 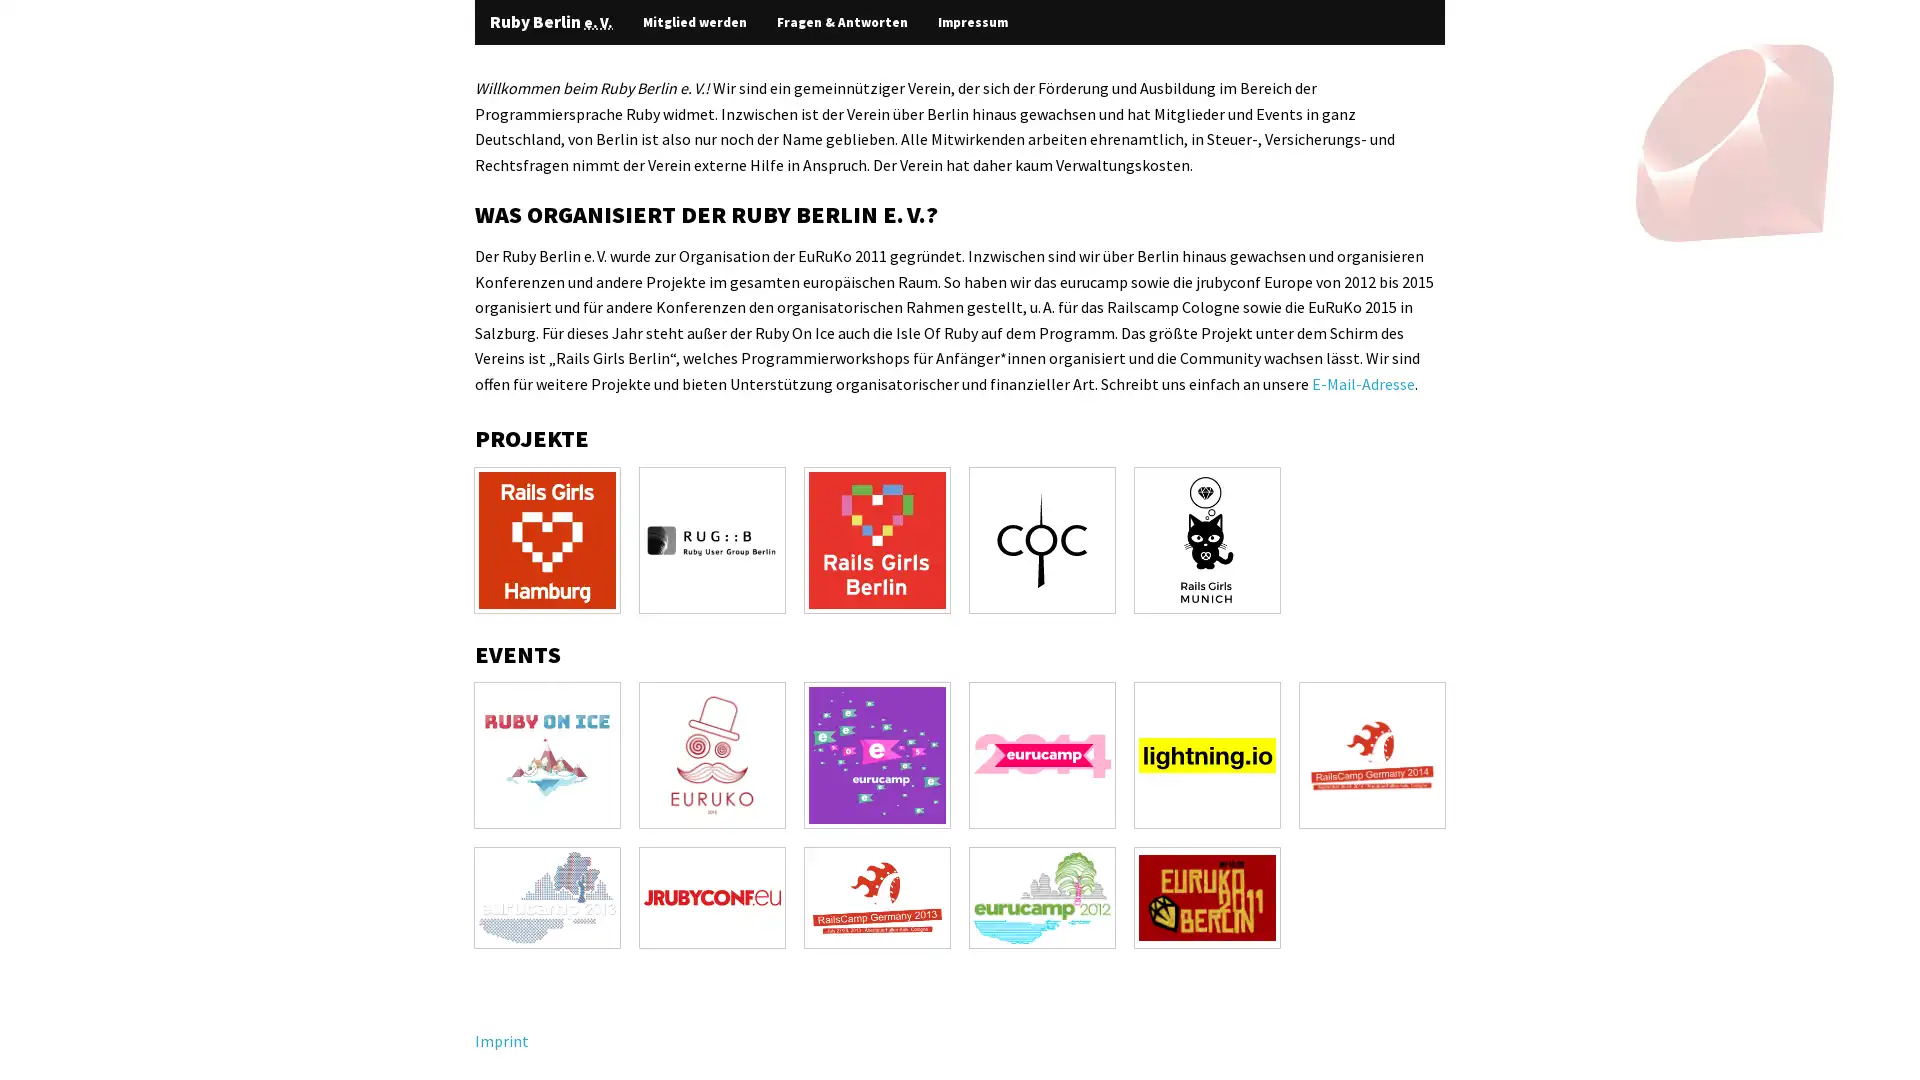 What do you see at coordinates (547, 755) in the screenshot?
I see `Rubyonice 2018` at bounding box center [547, 755].